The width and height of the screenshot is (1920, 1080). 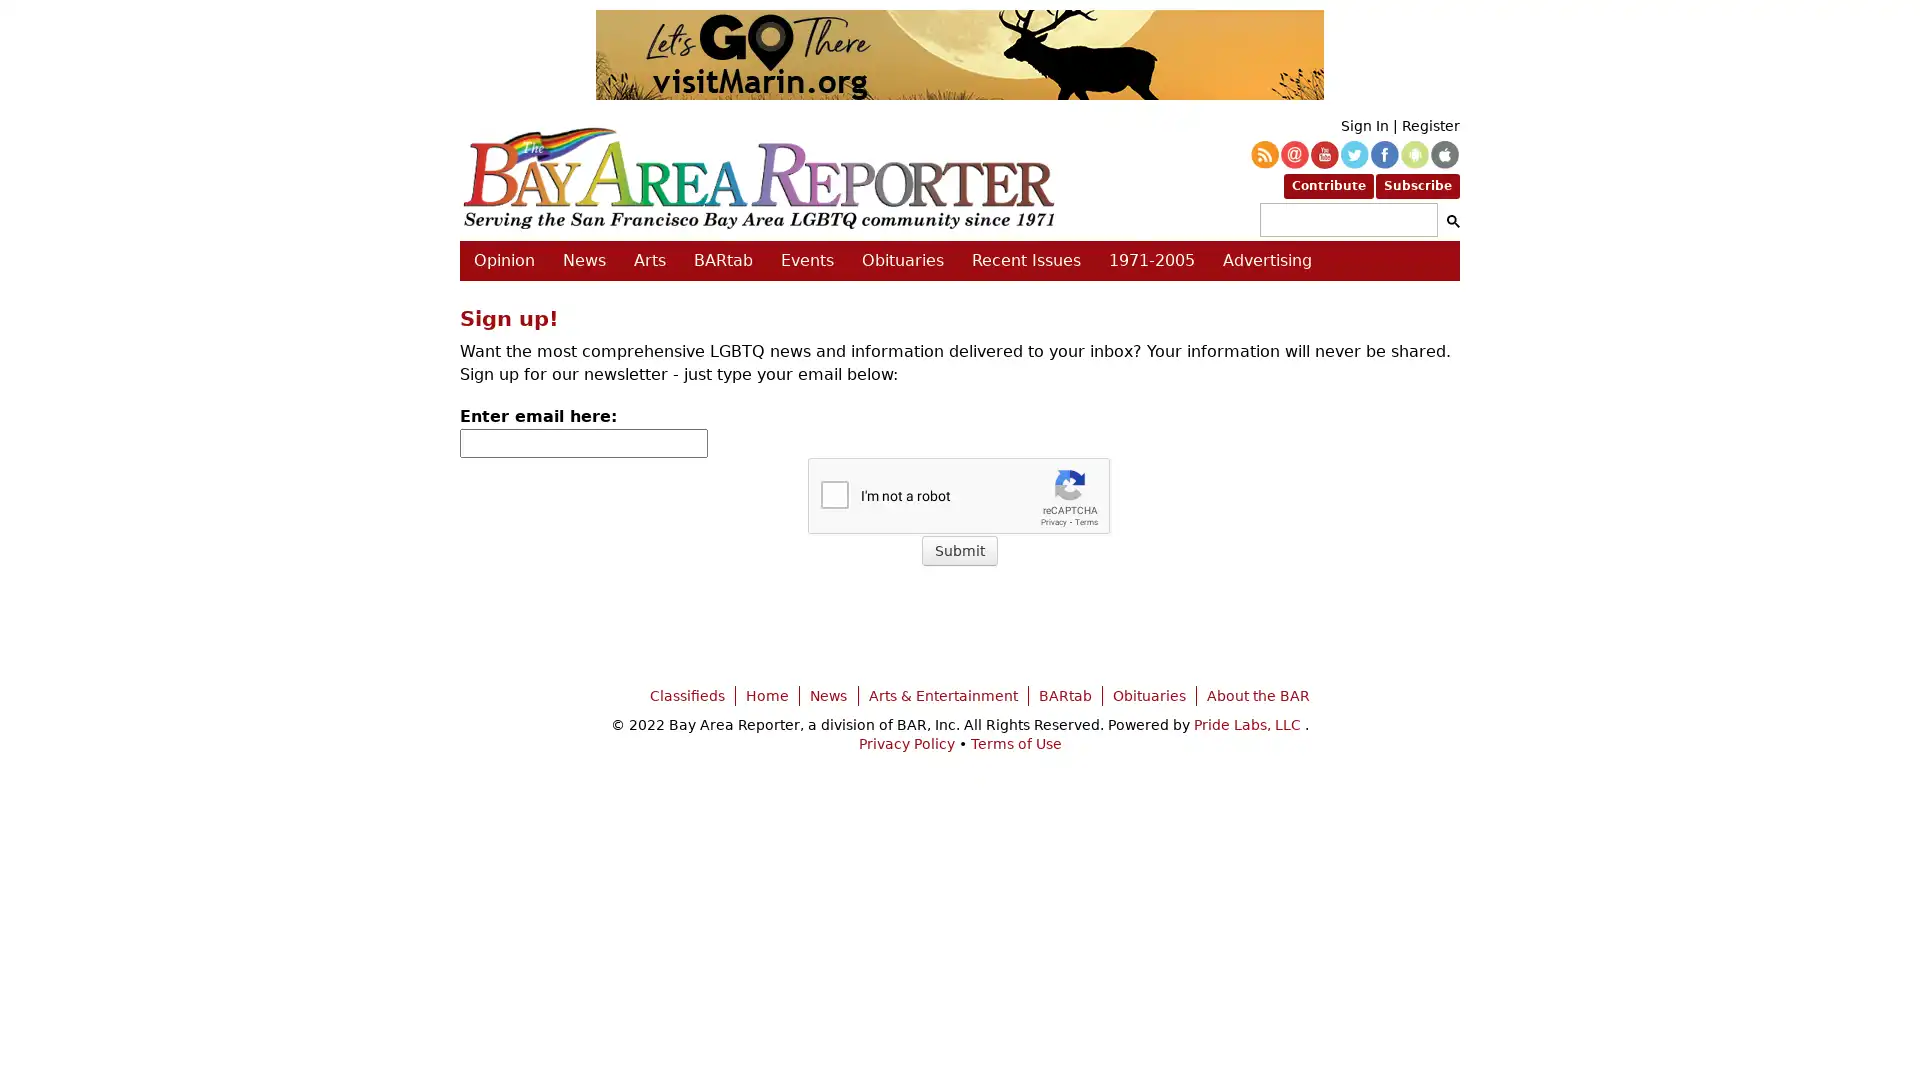 What do you see at coordinates (960, 551) in the screenshot?
I see `Submit` at bounding box center [960, 551].